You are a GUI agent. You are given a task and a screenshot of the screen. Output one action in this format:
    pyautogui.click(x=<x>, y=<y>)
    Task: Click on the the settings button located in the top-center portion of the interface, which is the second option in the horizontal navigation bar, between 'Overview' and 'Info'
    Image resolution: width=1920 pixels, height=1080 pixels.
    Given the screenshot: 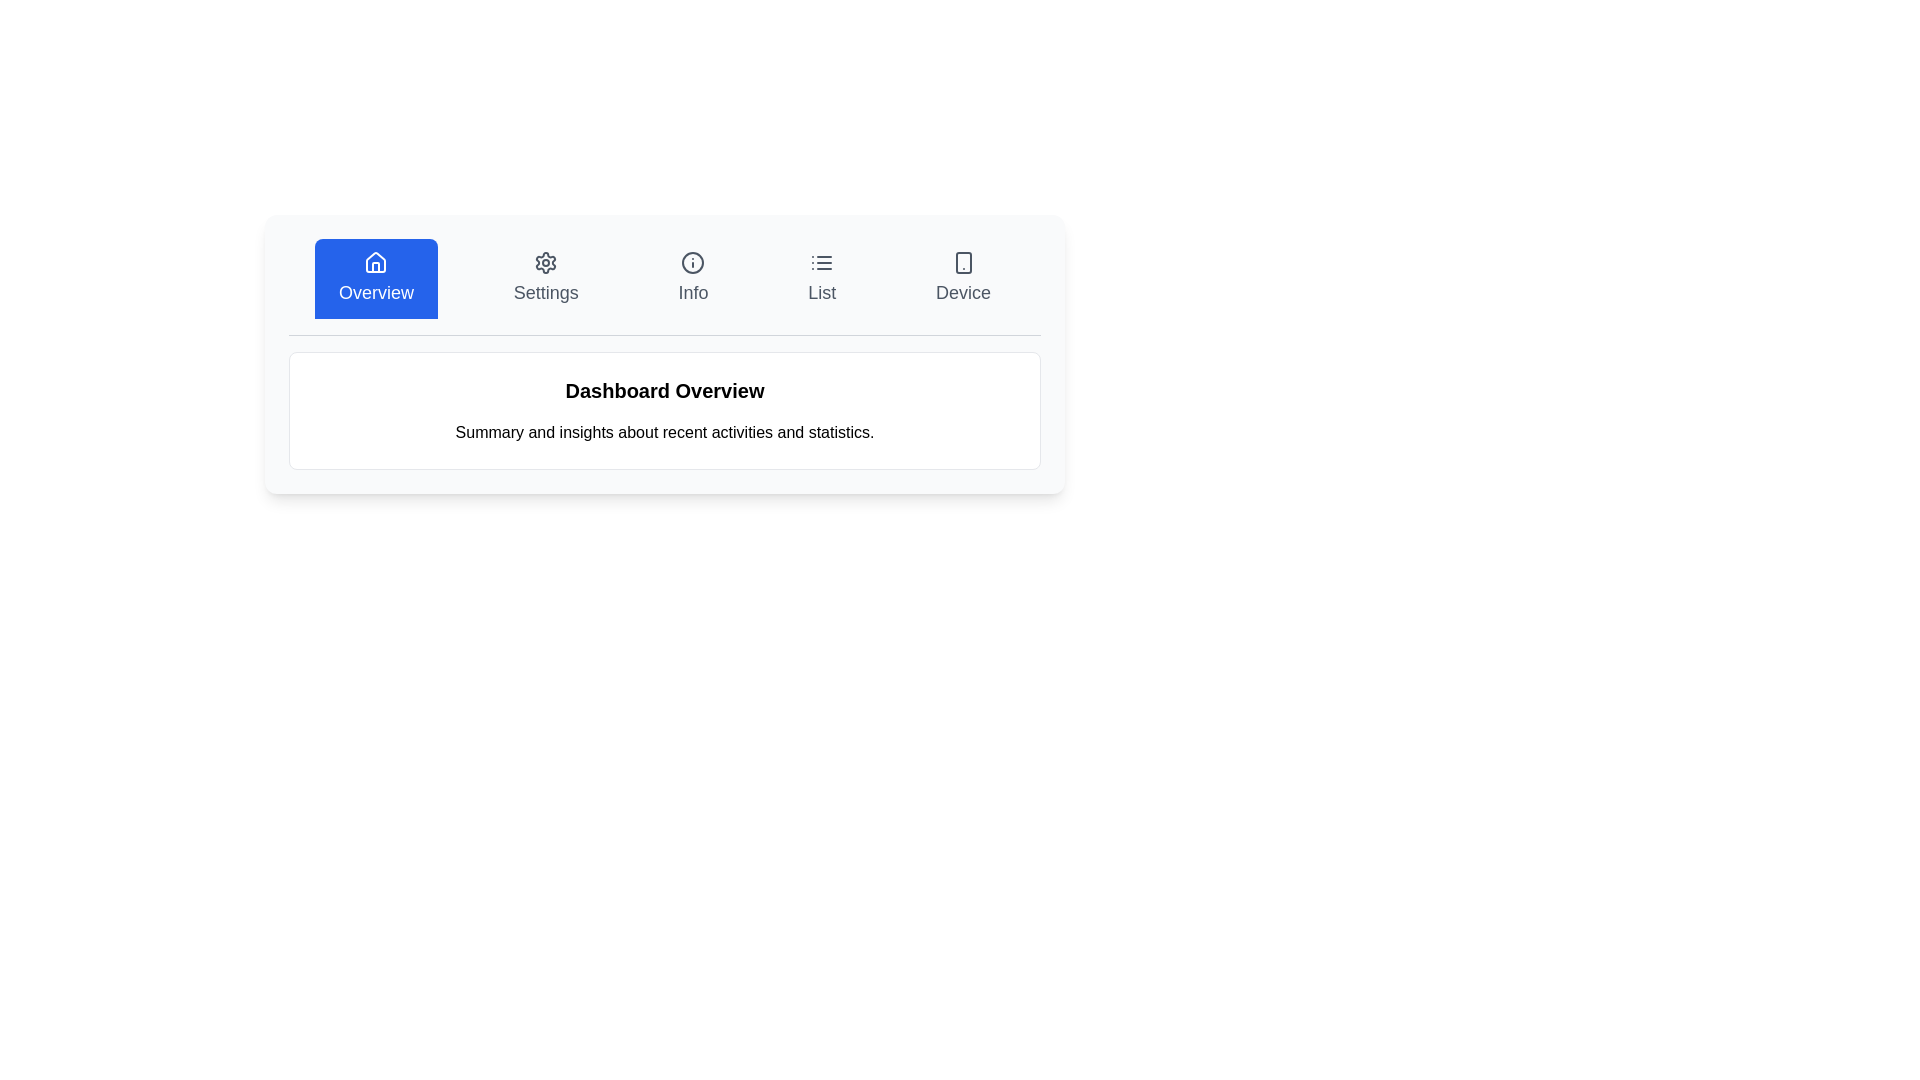 What is the action you would take?
    pyautogui.click(x=546, y=278)
    